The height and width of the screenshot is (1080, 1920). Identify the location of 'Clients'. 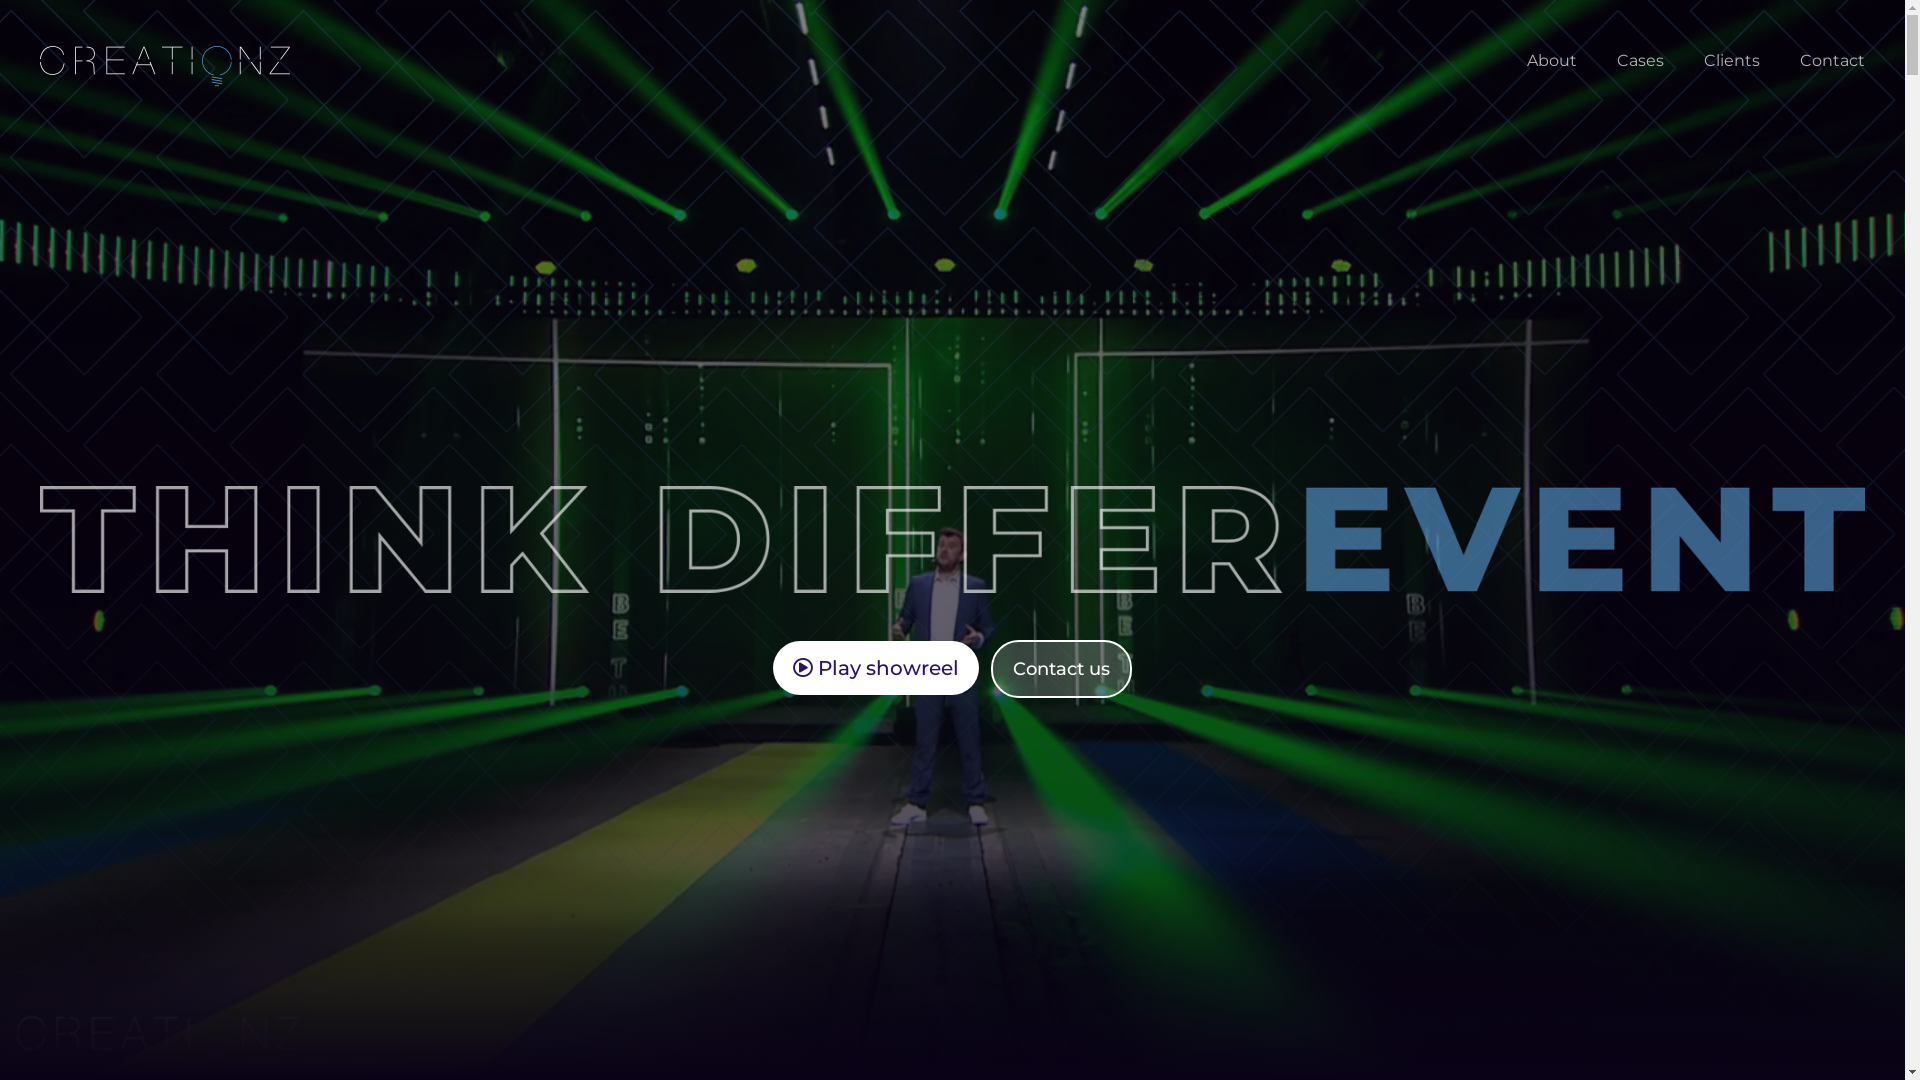
(1731, 59).